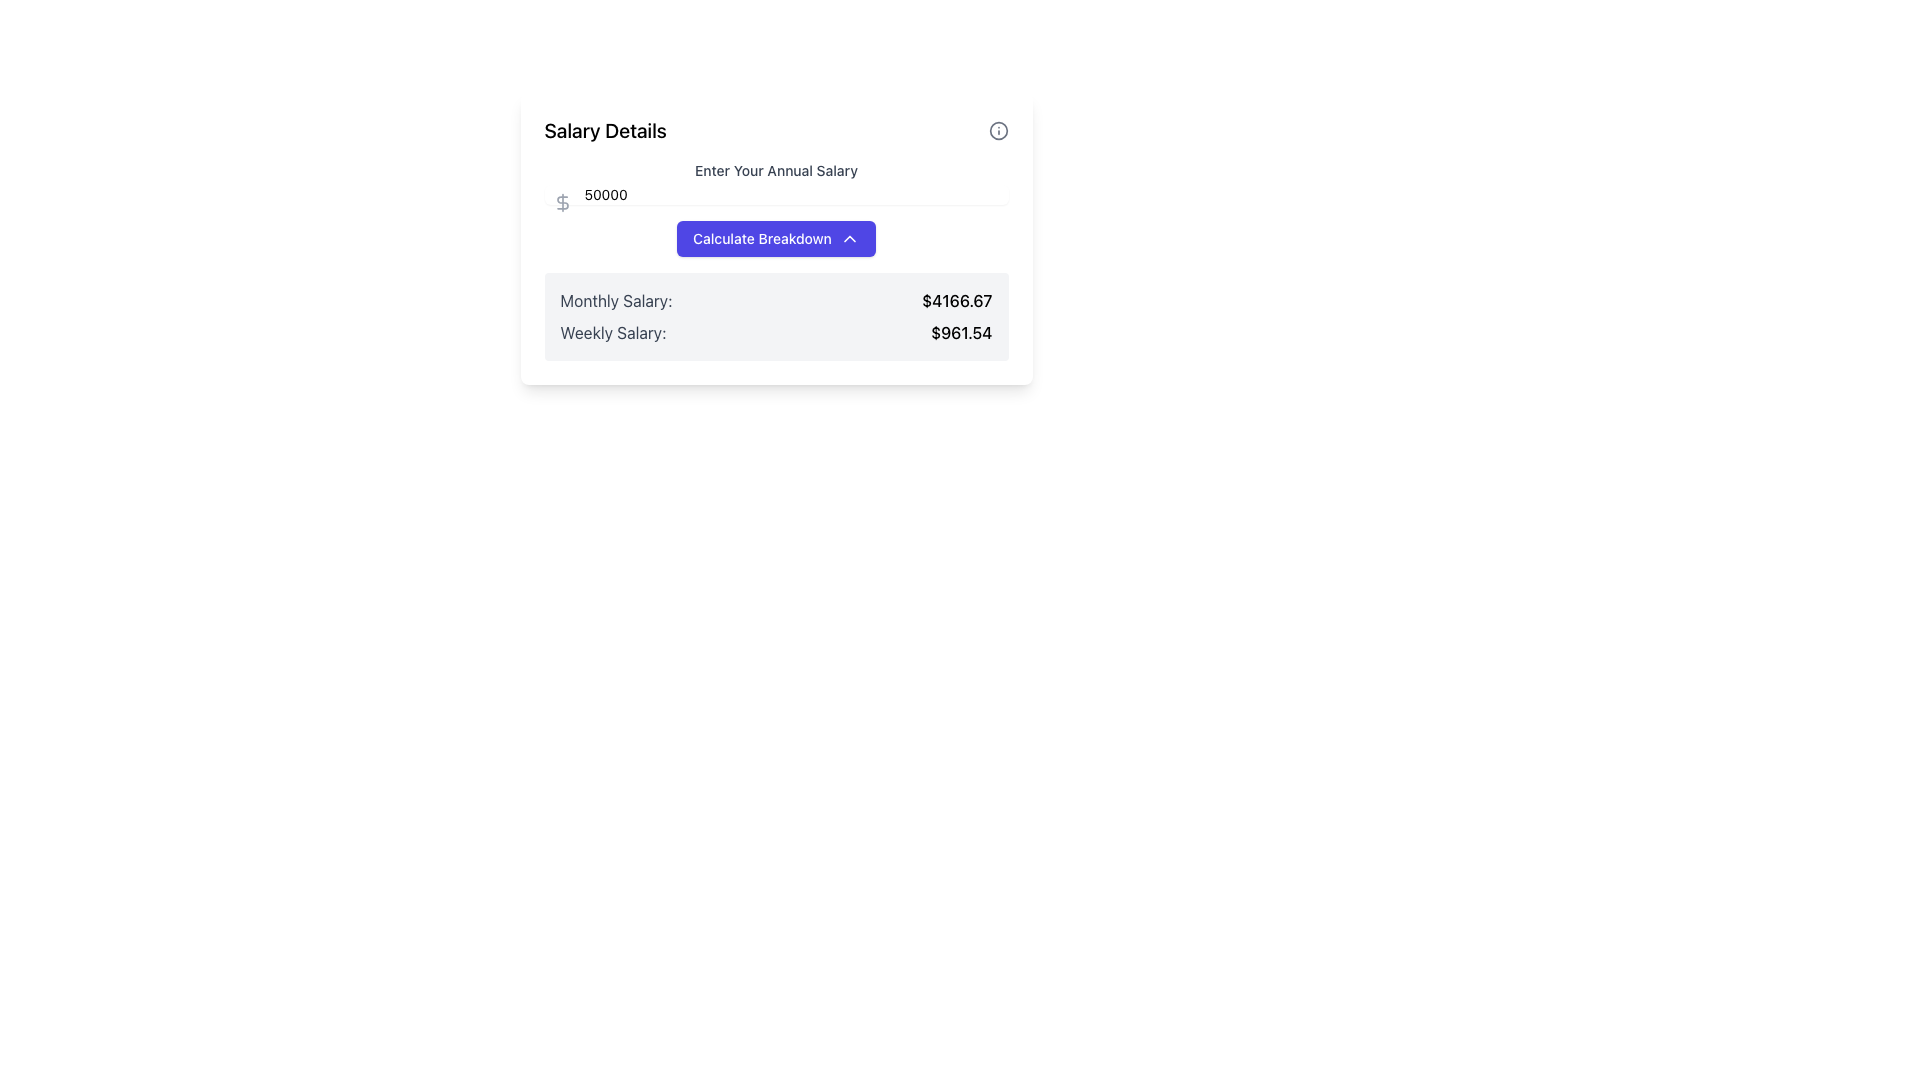 The width and height of the screenshot is (1920, 1080). What do you see at coordinates (849, 238) in the screenshot?
I see `the dropdown indicator icon within the 'Calculate Breakdown' button` at bounding box center [849, 238].